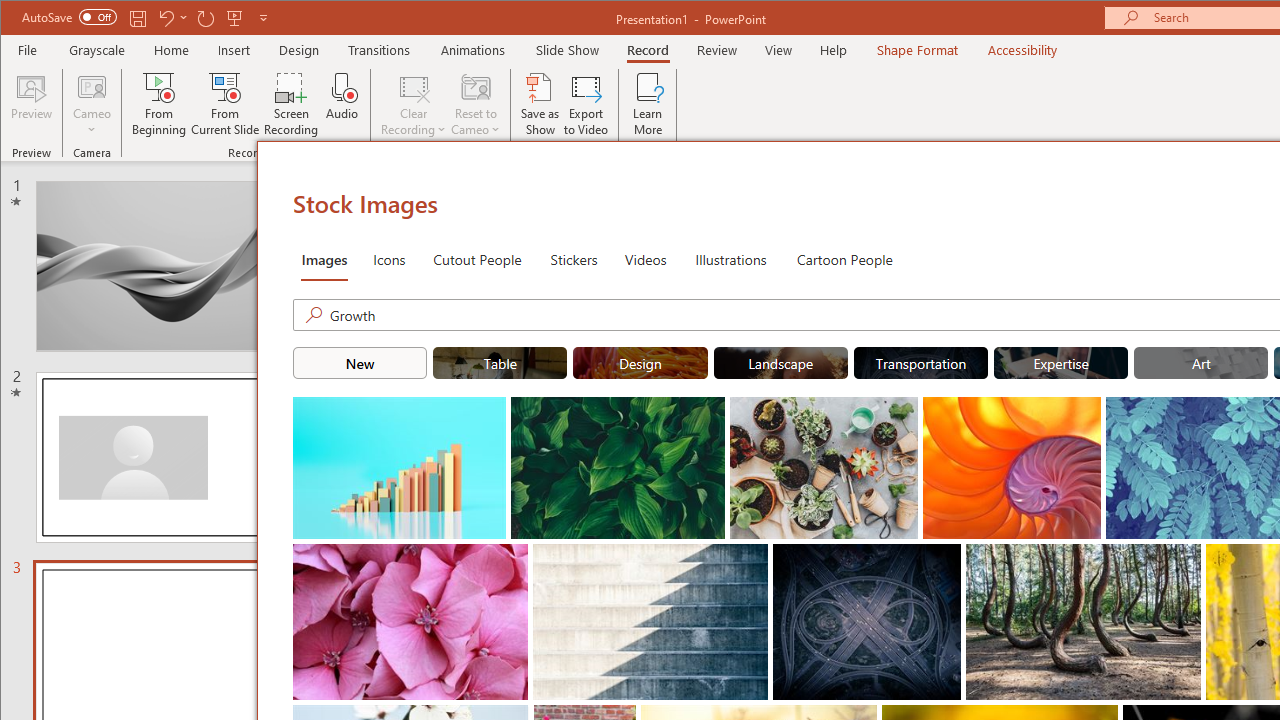  I want to click on 'From Current Slide...', so click(225, 104).